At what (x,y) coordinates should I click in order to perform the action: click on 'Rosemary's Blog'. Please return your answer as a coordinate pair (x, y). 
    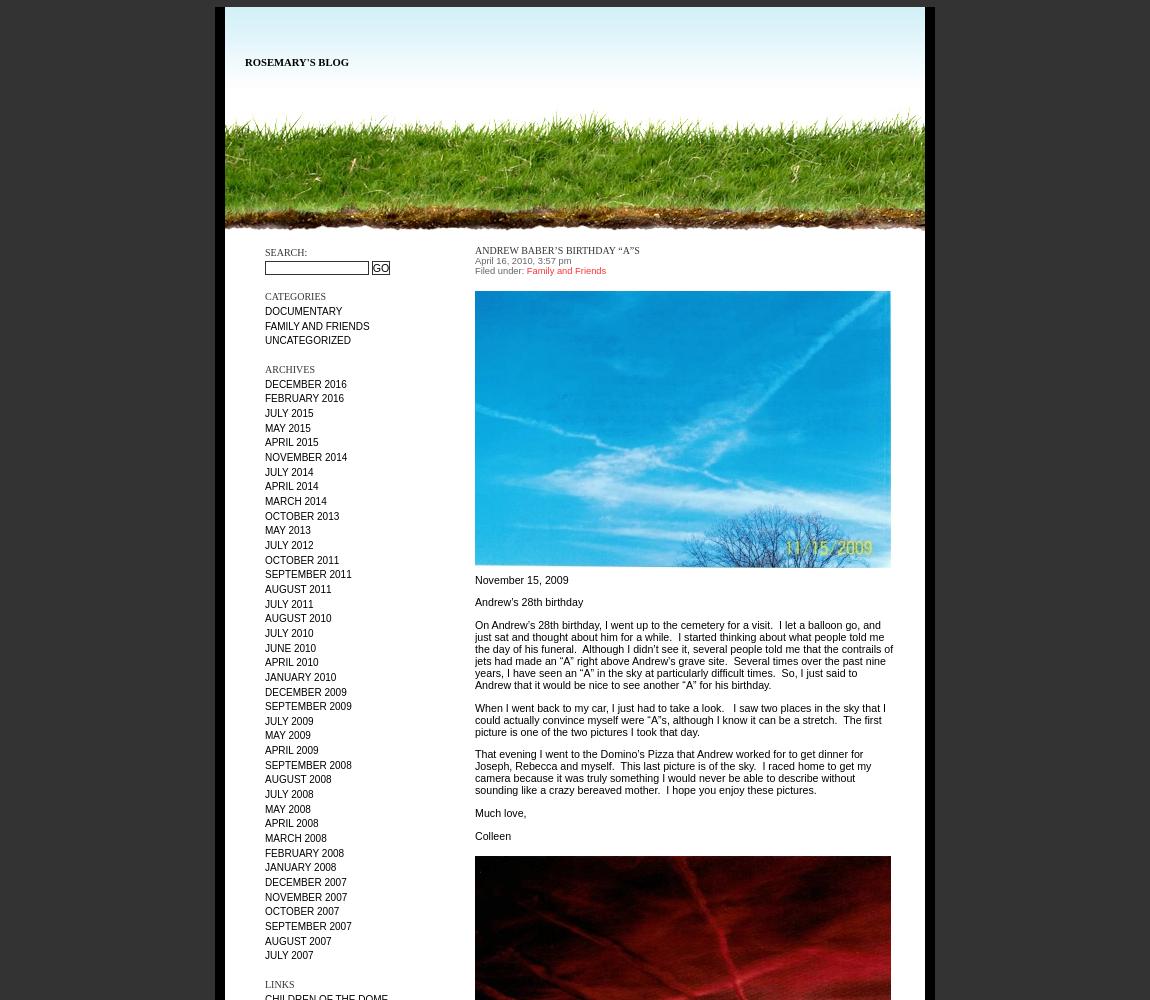
    Looking at the image, I should click on (297, 62).